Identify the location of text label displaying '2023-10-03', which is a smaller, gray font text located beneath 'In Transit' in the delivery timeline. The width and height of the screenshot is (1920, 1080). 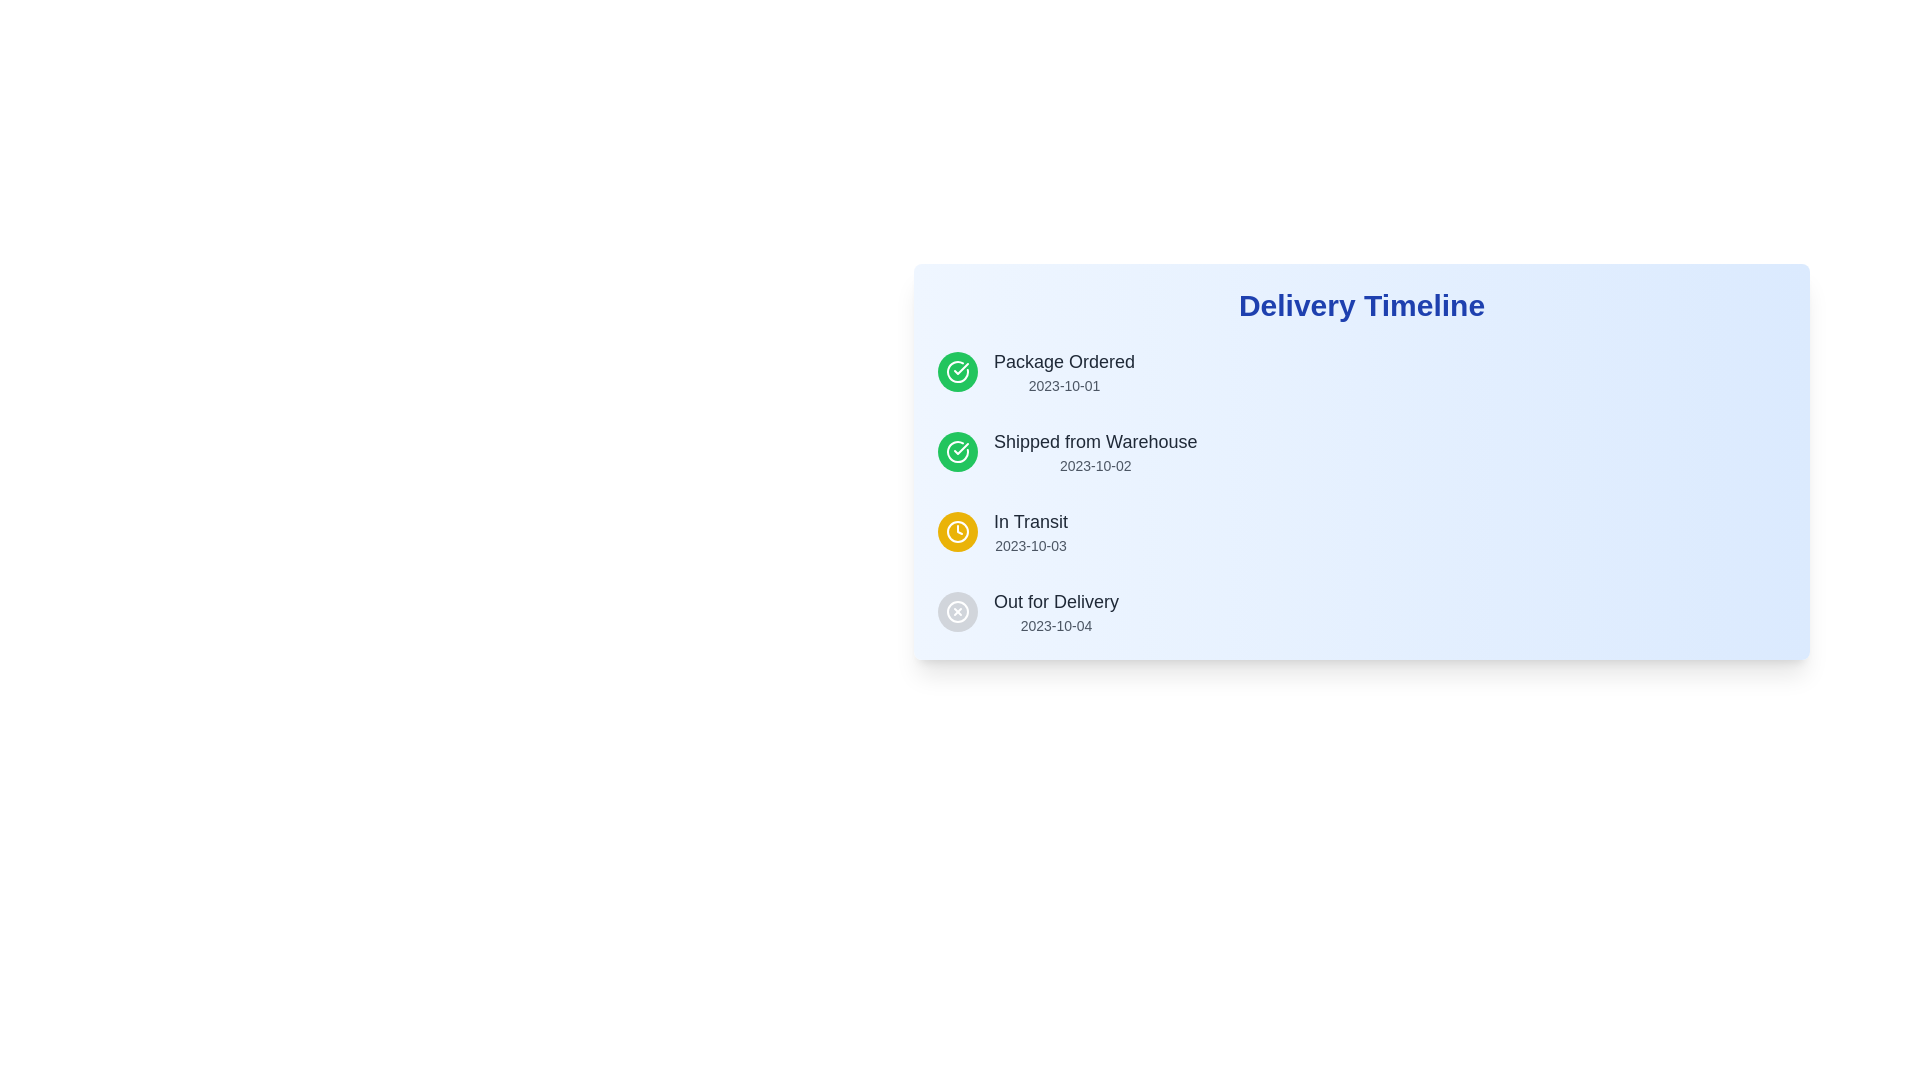
(1031, 546).